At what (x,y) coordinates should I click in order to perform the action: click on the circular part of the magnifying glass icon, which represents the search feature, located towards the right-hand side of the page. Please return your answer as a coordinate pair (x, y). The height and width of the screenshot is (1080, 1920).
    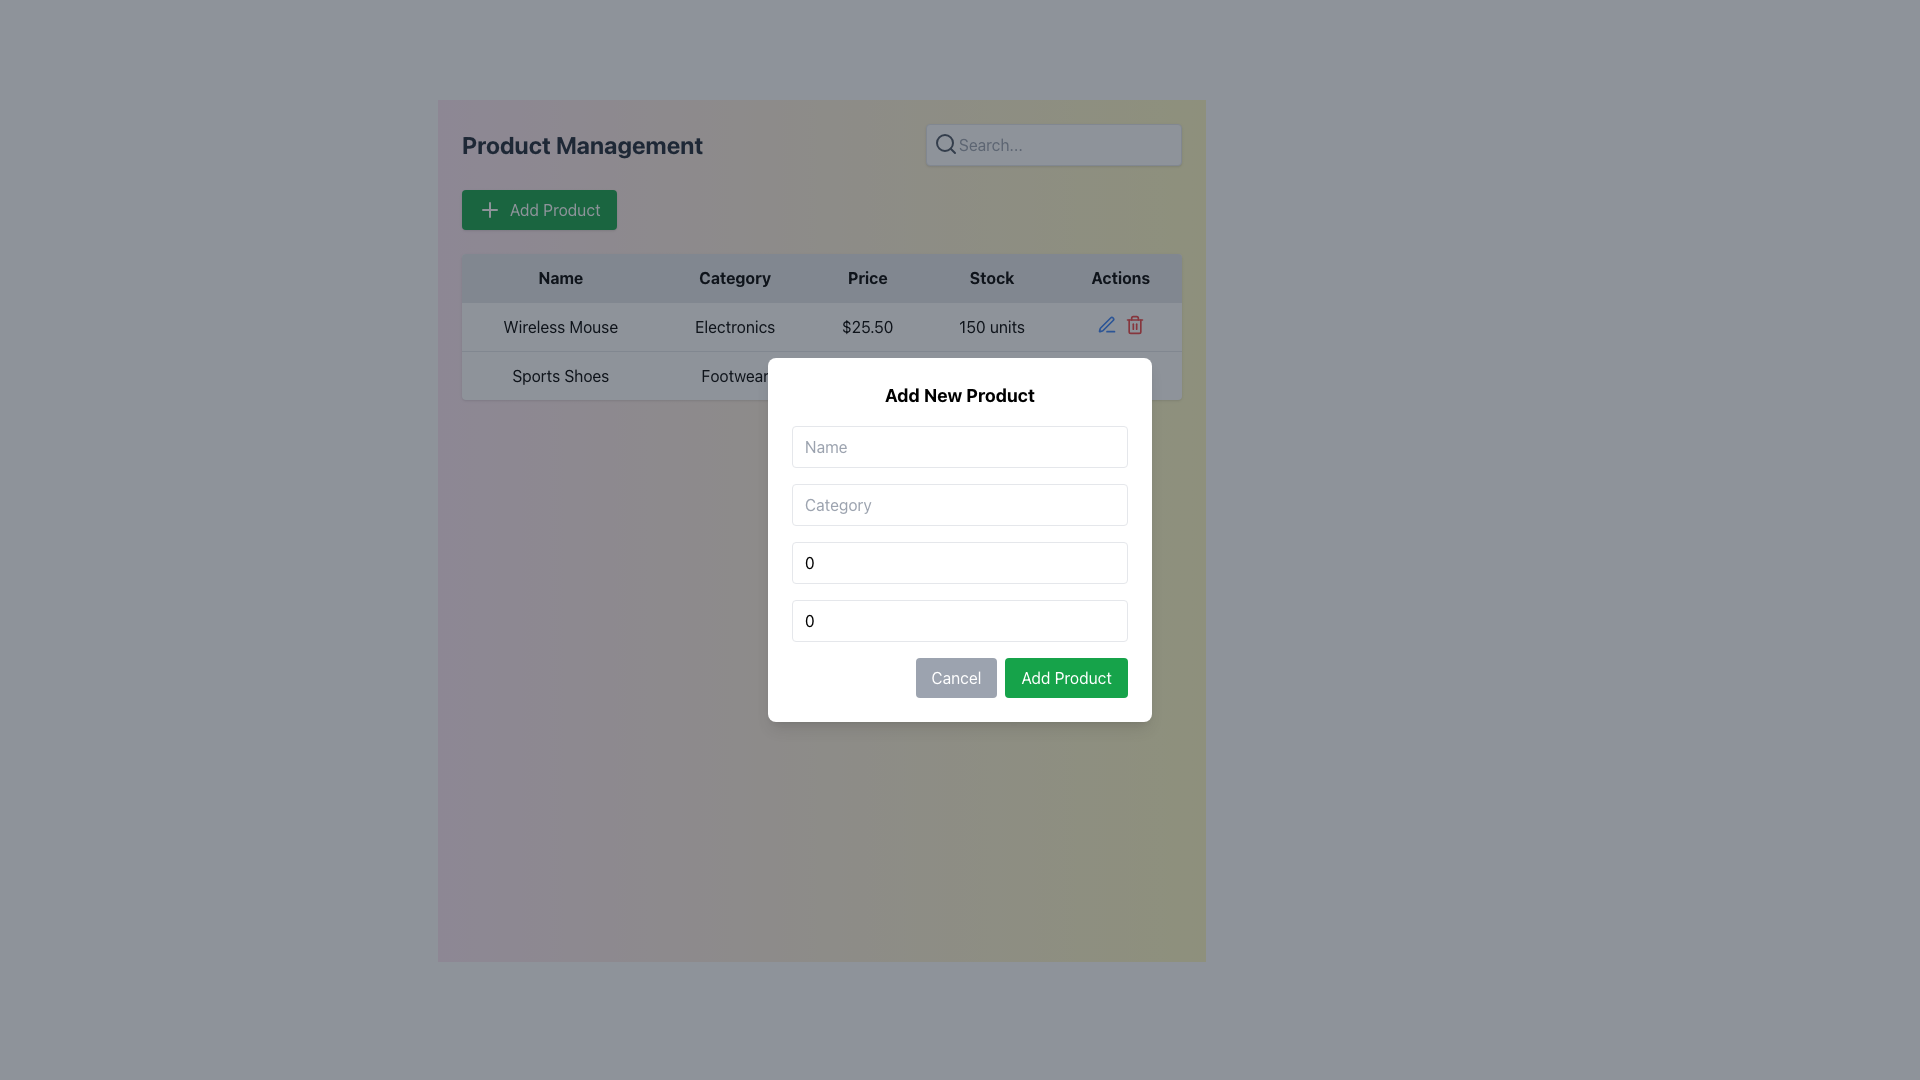
    Looking at the image, I should click on (944, 141).